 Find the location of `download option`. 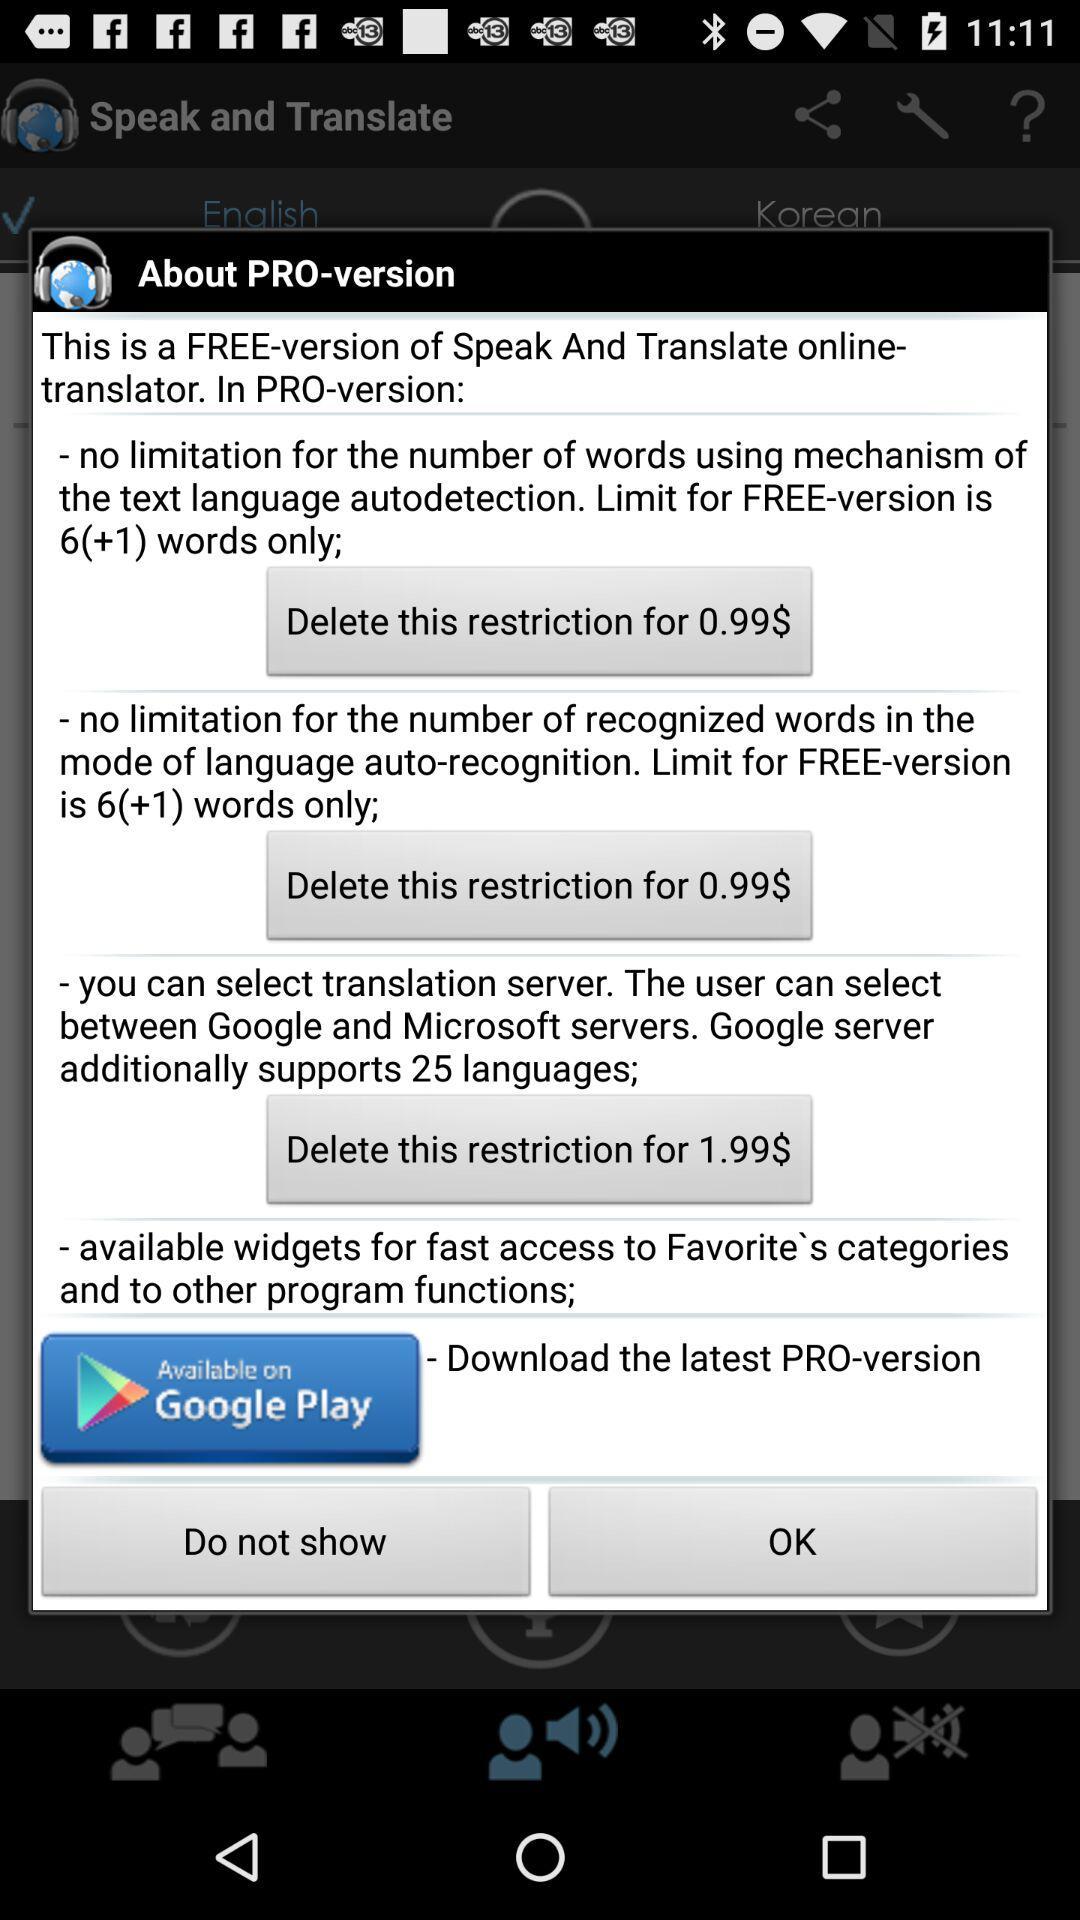

download option is located at coordinates (228, 1396).